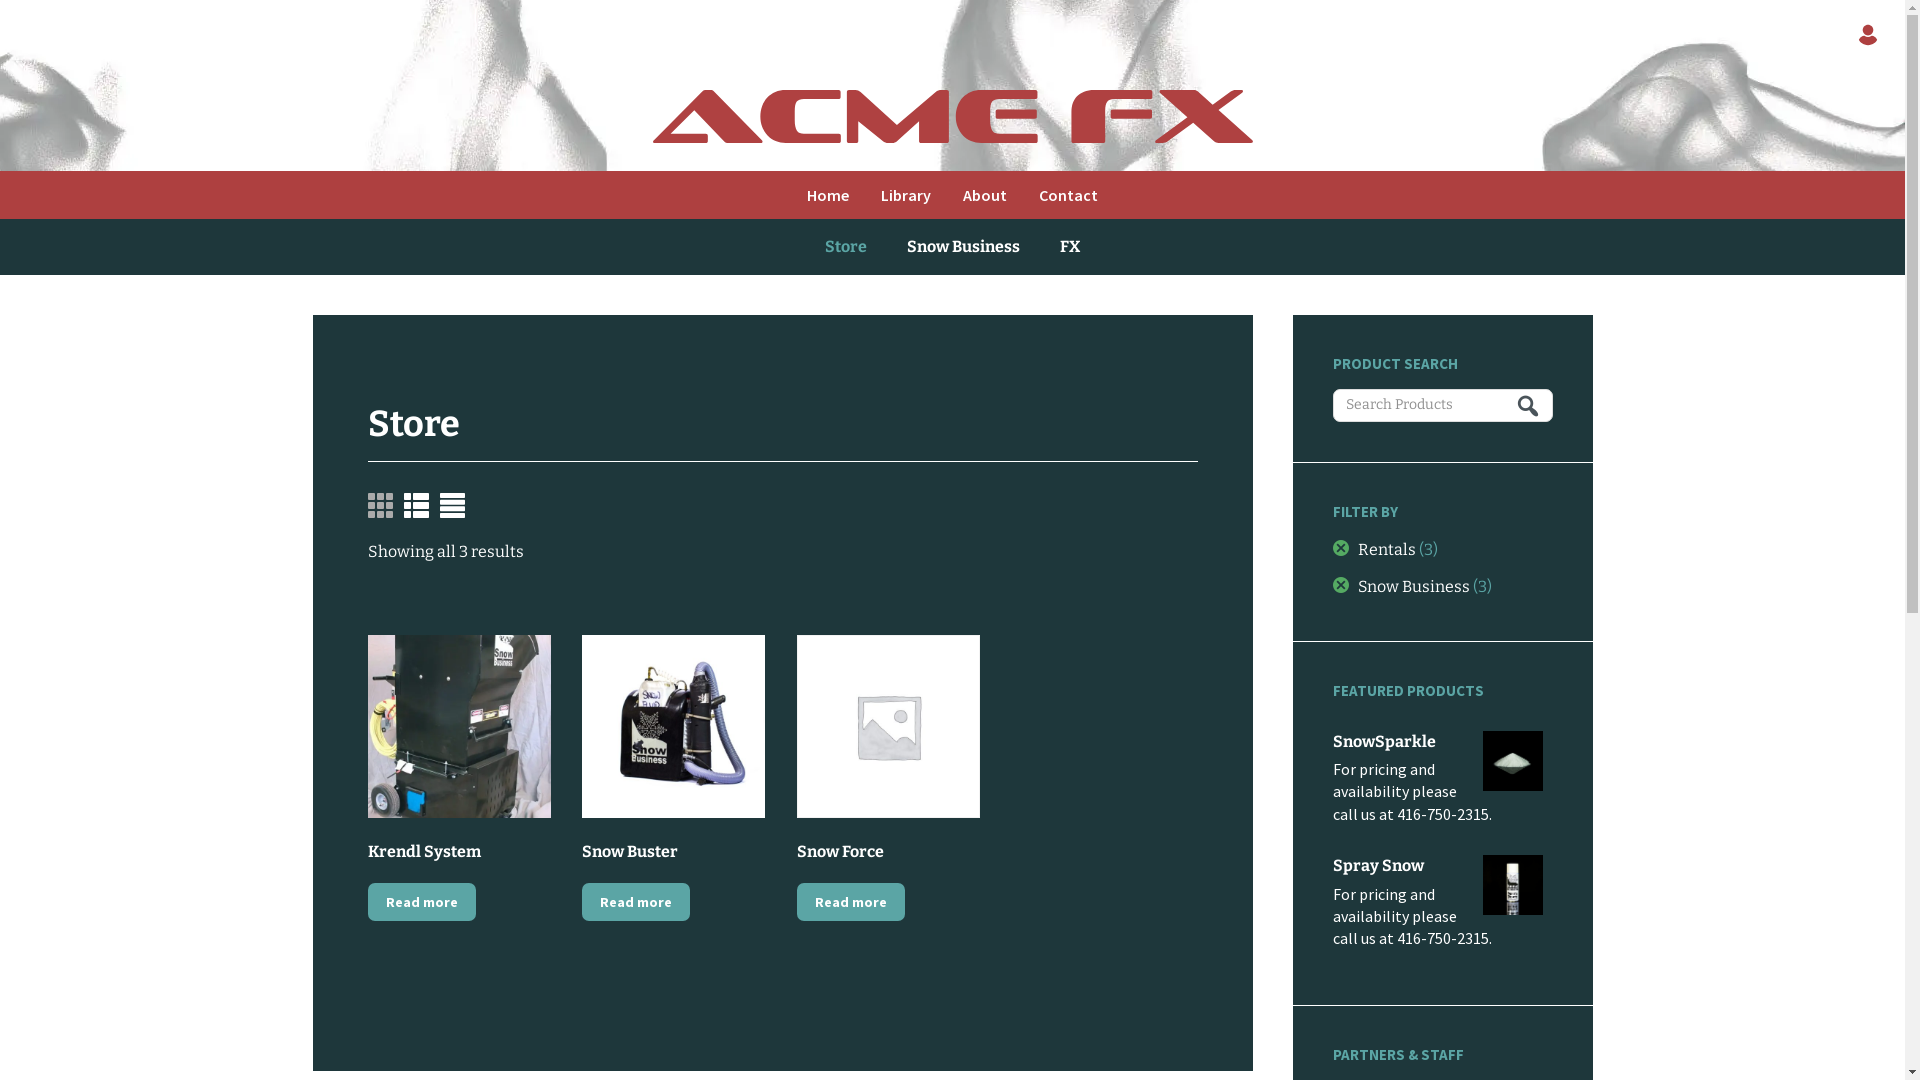 The image size is (1920, 1080). I want to click on 'About', so click(945, 195).